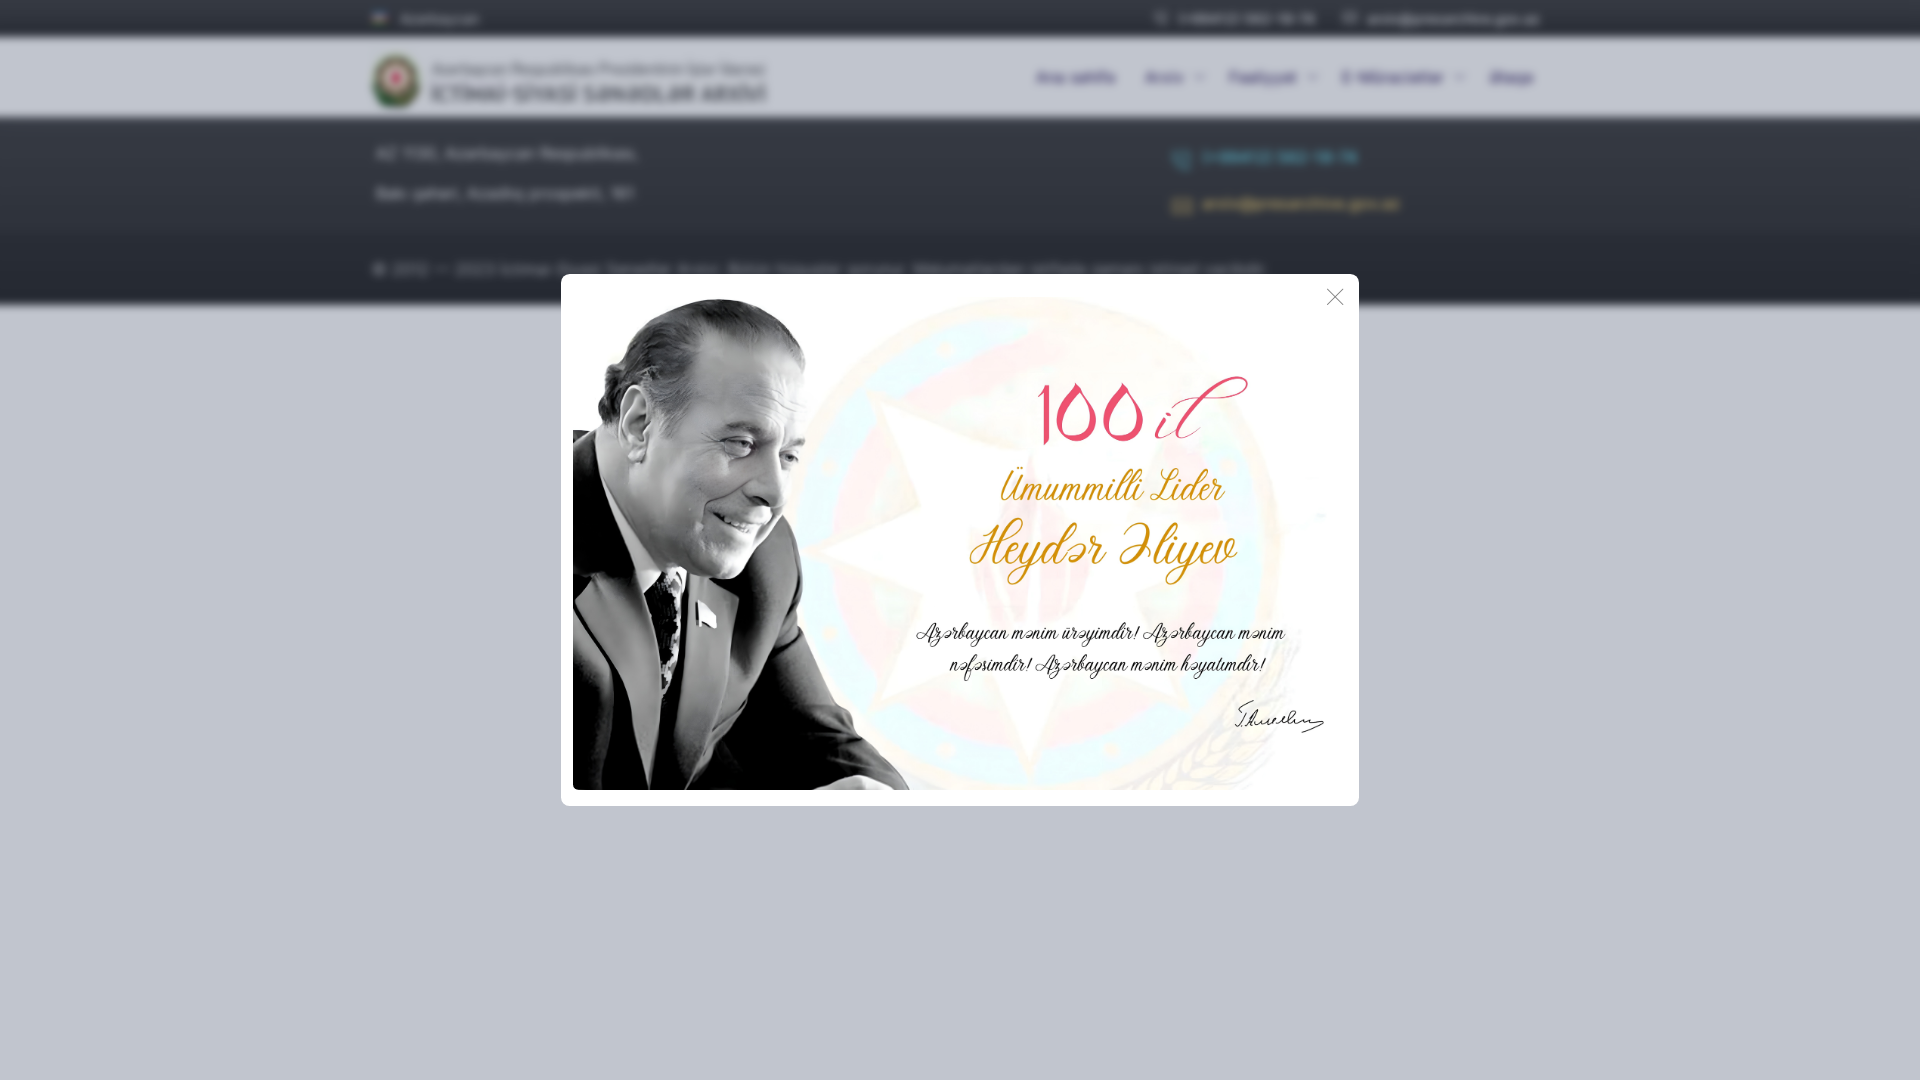 This screenshot has width=1920, height=1080. Describe the element at coordinates (1441, 18) in the screenshot. I see `'arxiv@presarchive.gov.az'` at that location.